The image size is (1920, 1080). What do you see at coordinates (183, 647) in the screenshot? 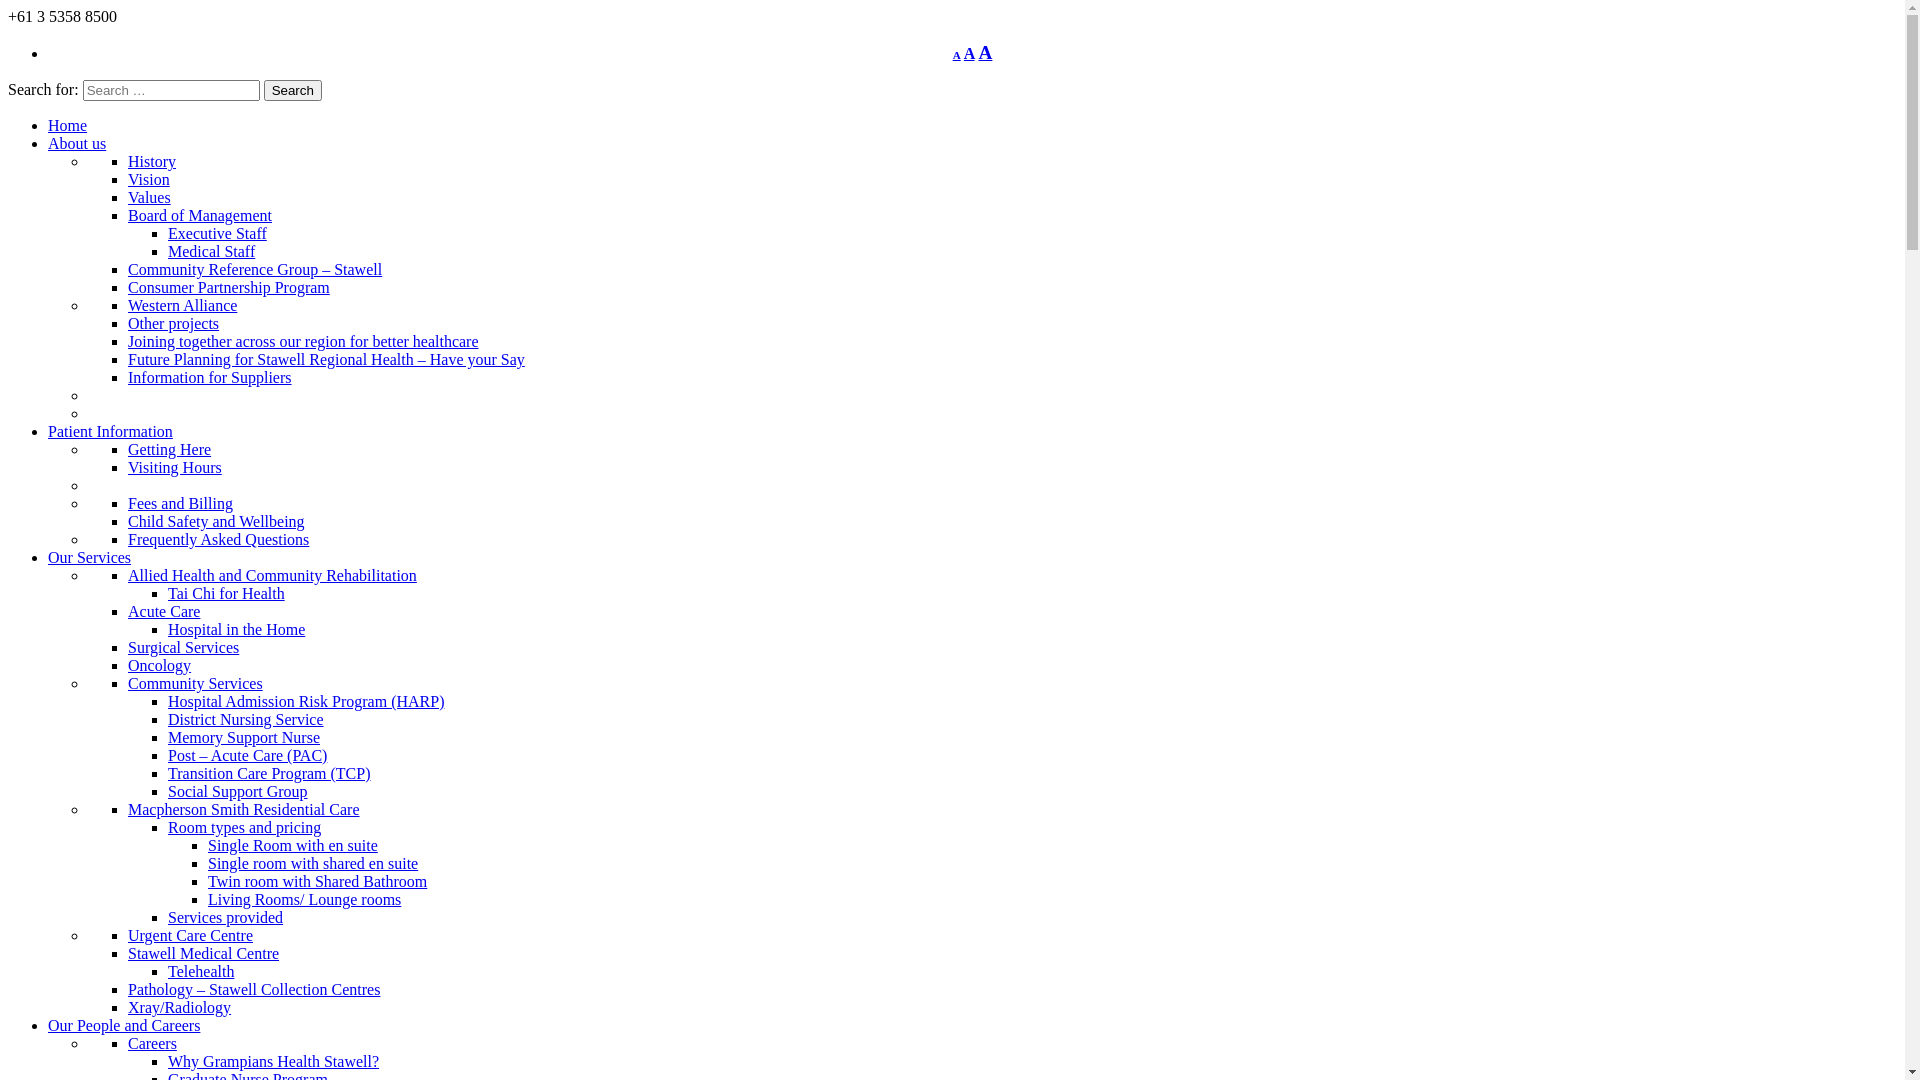
I see `'Surgical Services'` at bounding box center [183, 647].